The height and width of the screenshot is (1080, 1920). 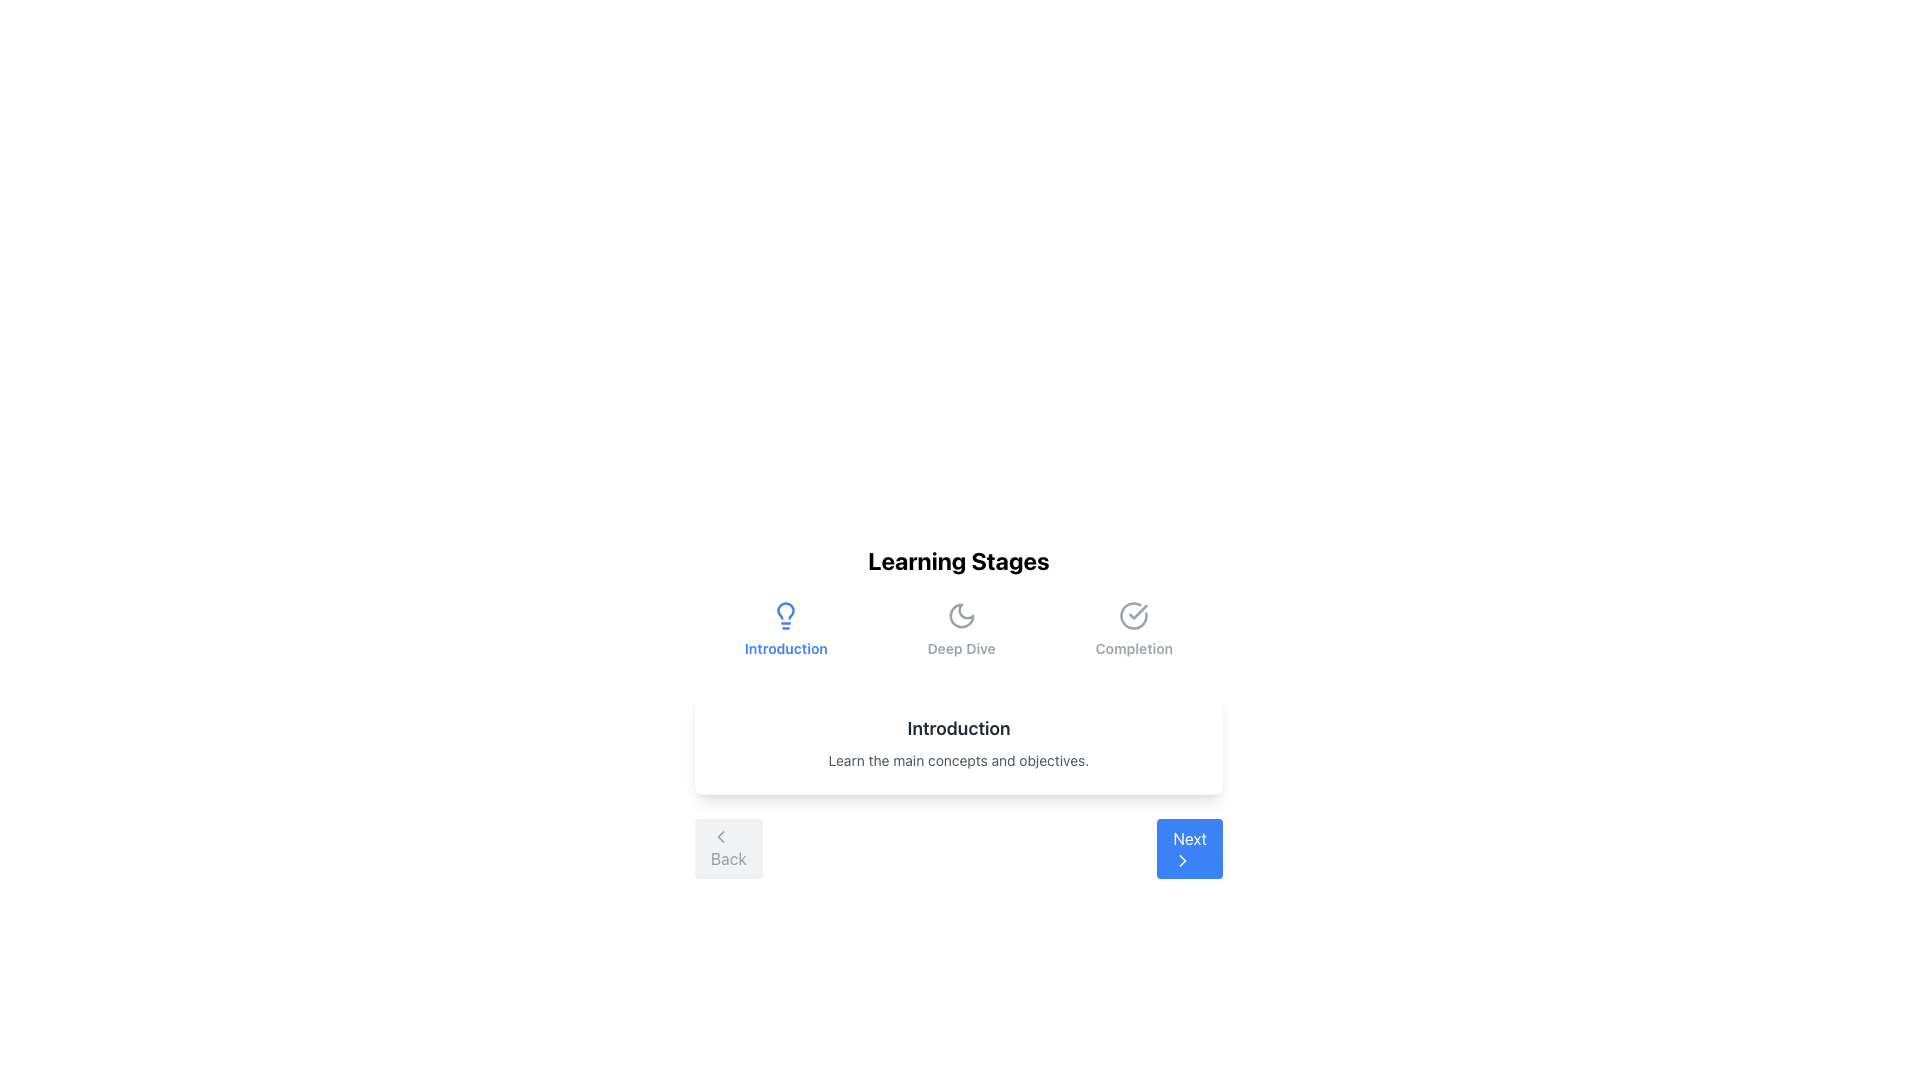 What do you see at coordinates (961, 648) in the screenshot?
I see `the label for the second stage in the 'Learning Stages' navigation feature, which is centered horizontally in the middle section of a three-column layout` at bounding box center [961, 648].